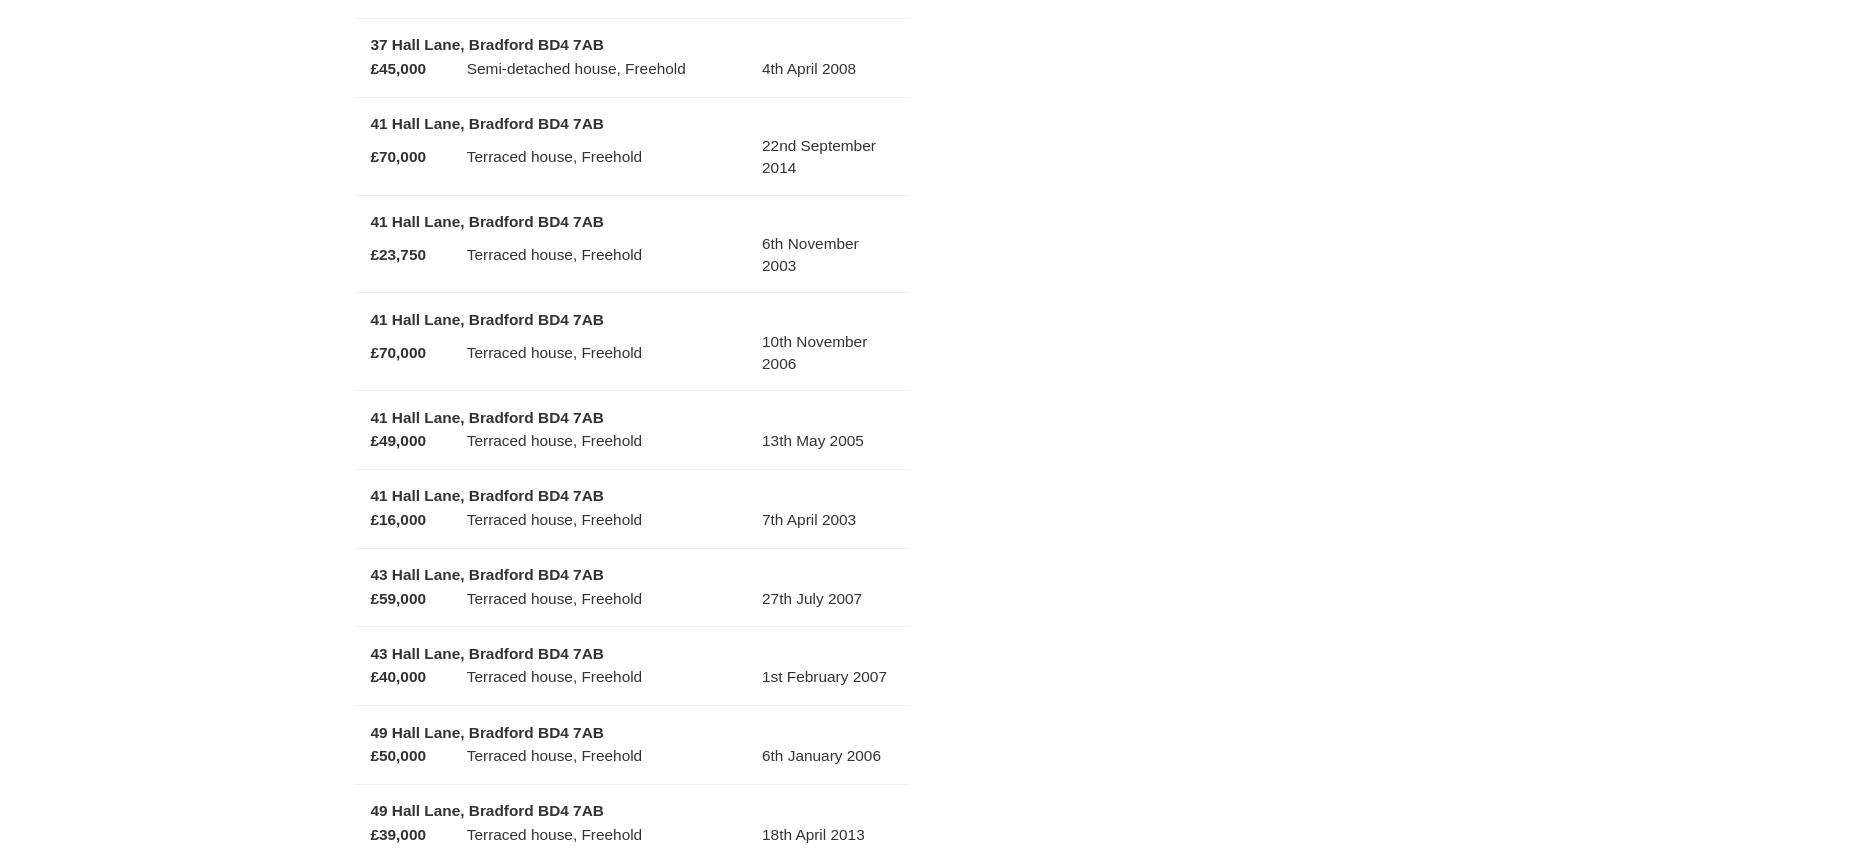 Image resolution: width=1850 pixels, height=863 pixels. Describe the element at coordinates (396, 518) in the screenshot. I see `'£16,000'` at that location.